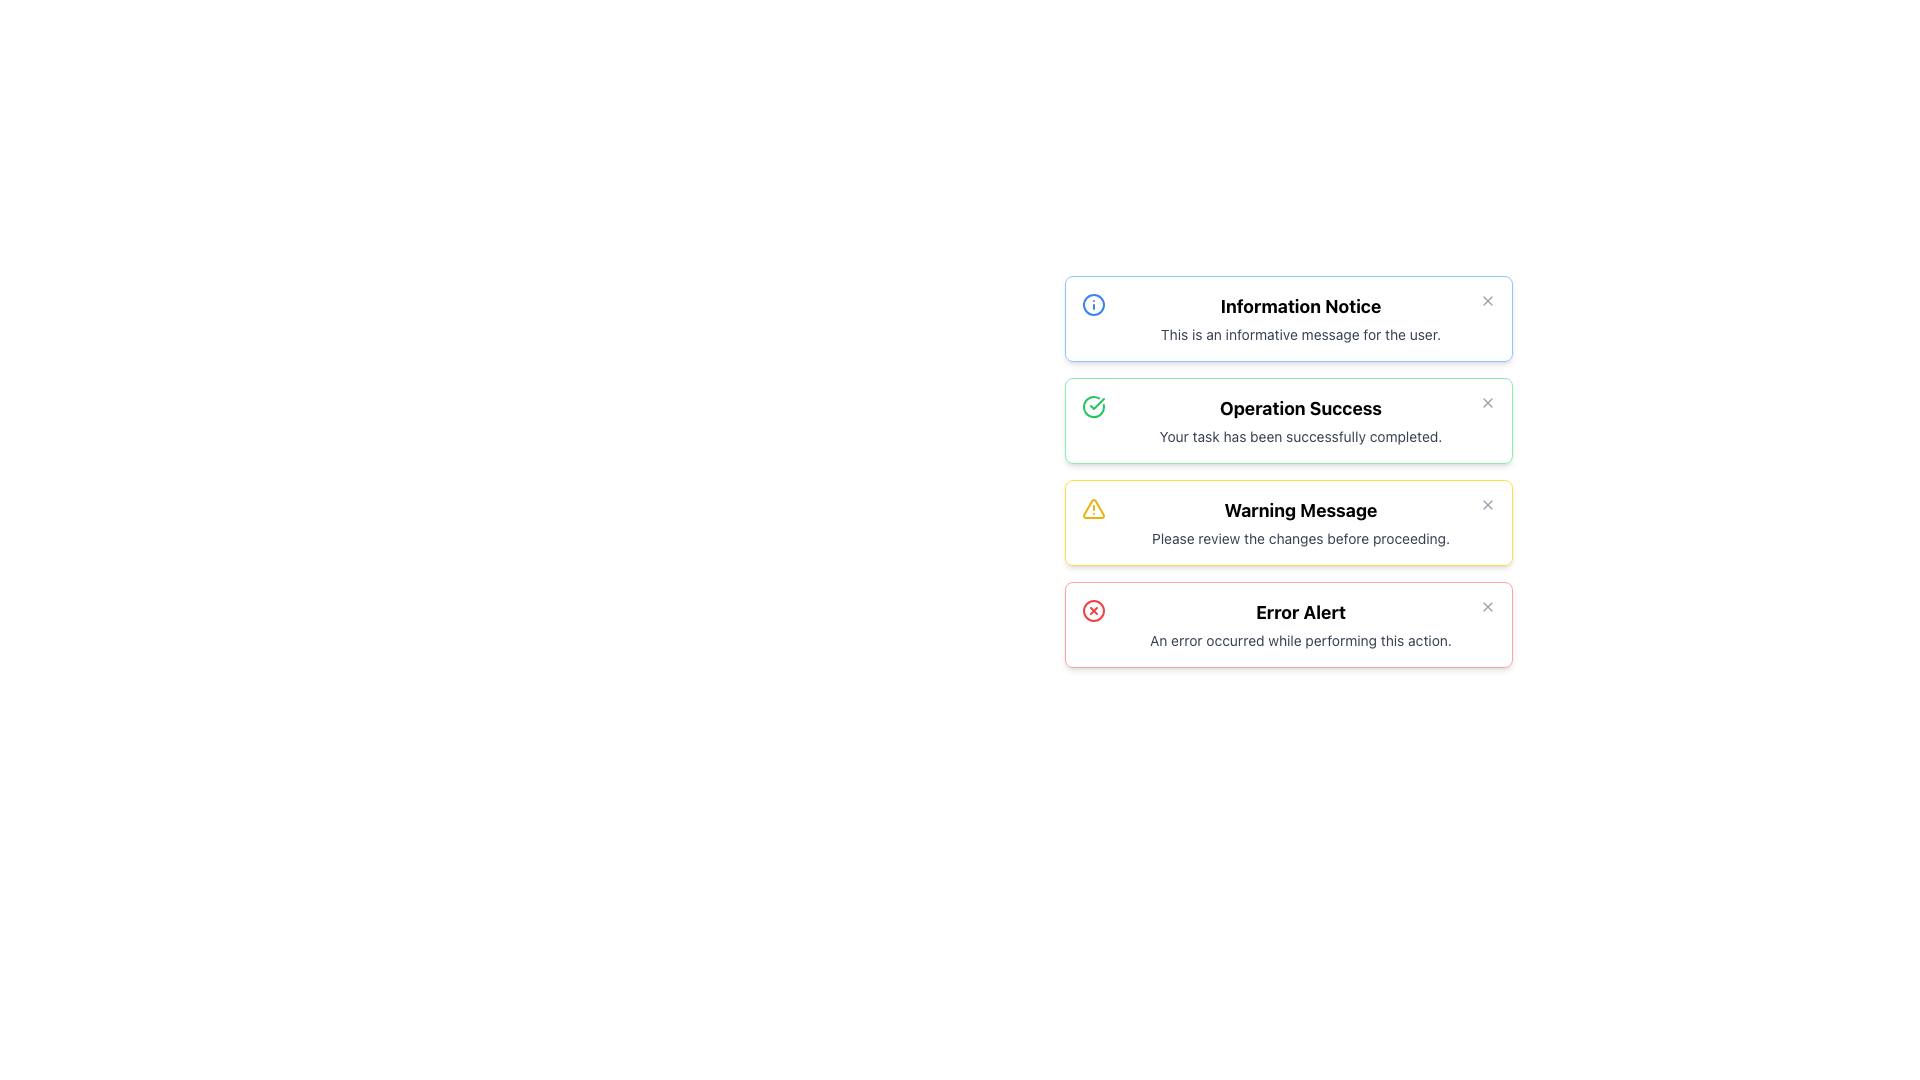  What do you see at coordinates (1488, 300) in the screenshot?
I see `the close button located at the rightmost end of the message box` at bounding box center [1488, 300].